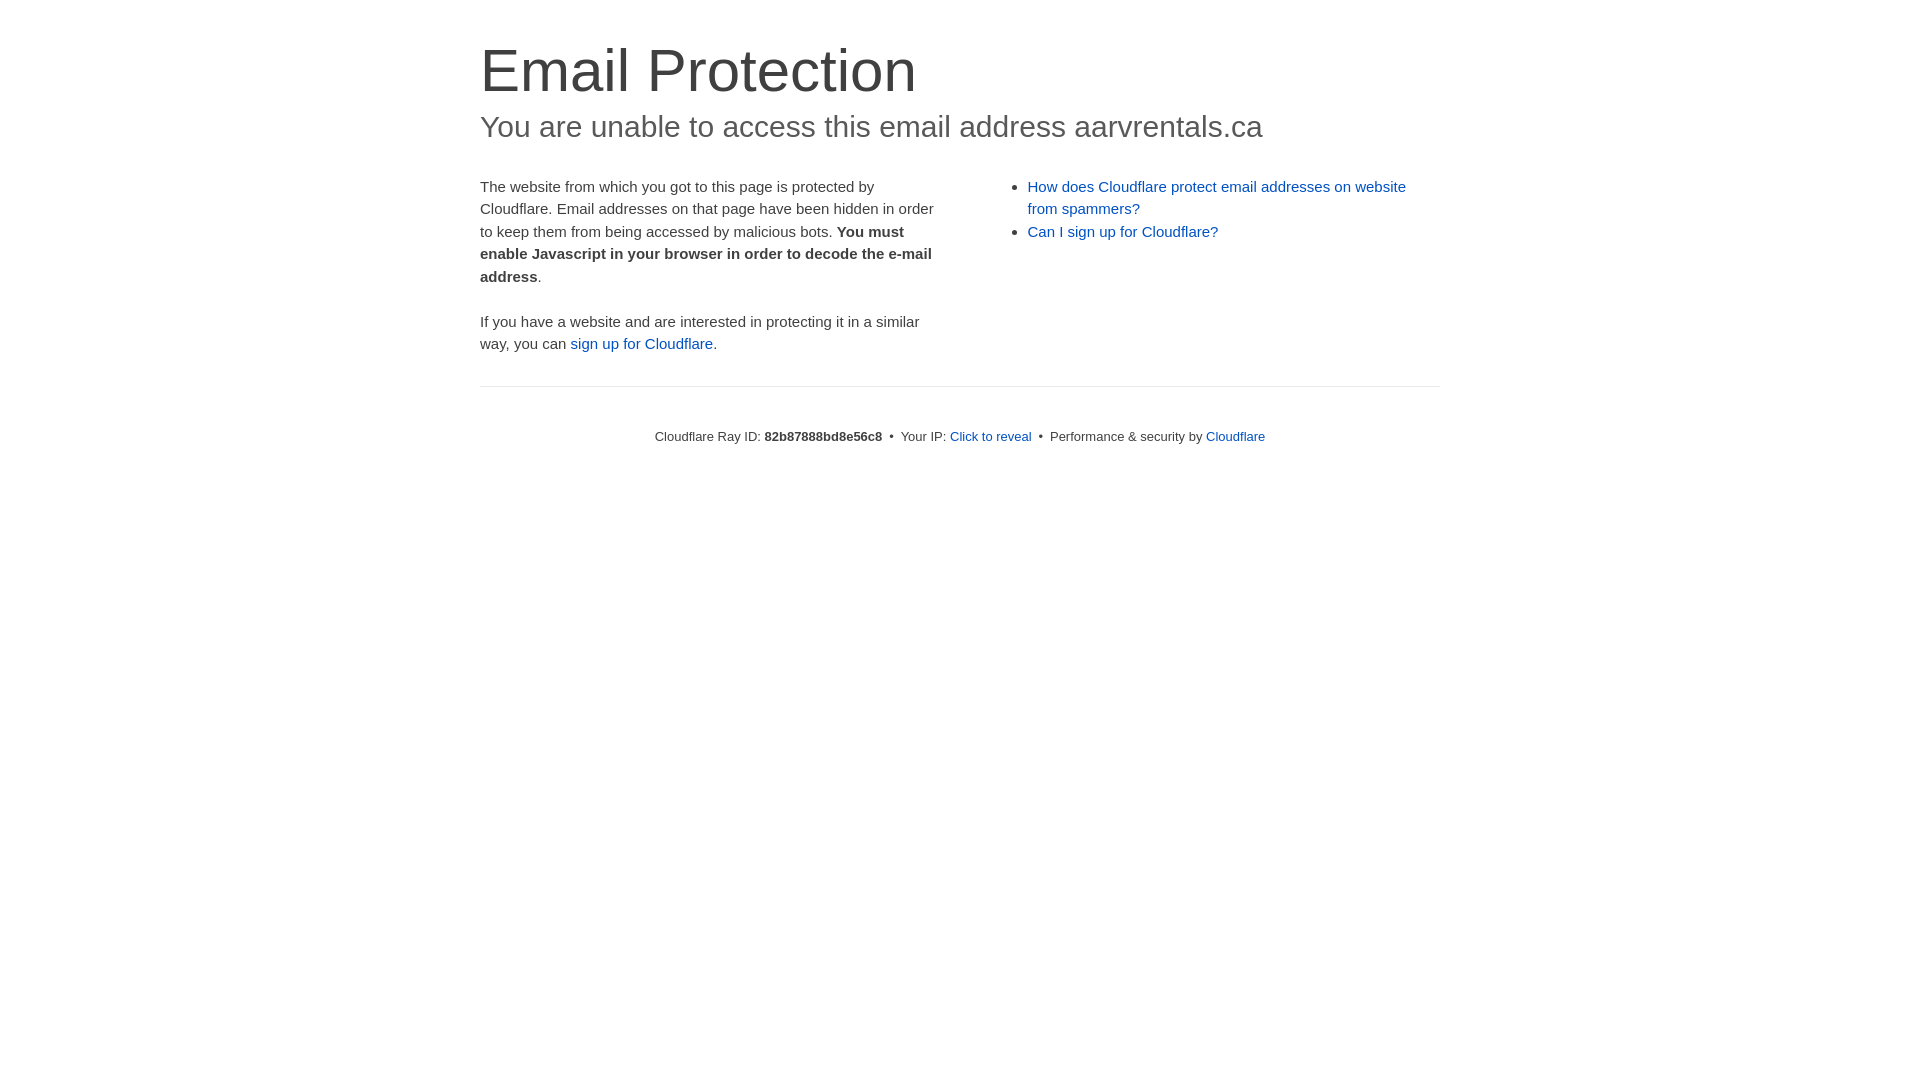 The height and width of the screenshot is (1080, 1920). I want to click on 'Cloudflare', so click(1234, 435).